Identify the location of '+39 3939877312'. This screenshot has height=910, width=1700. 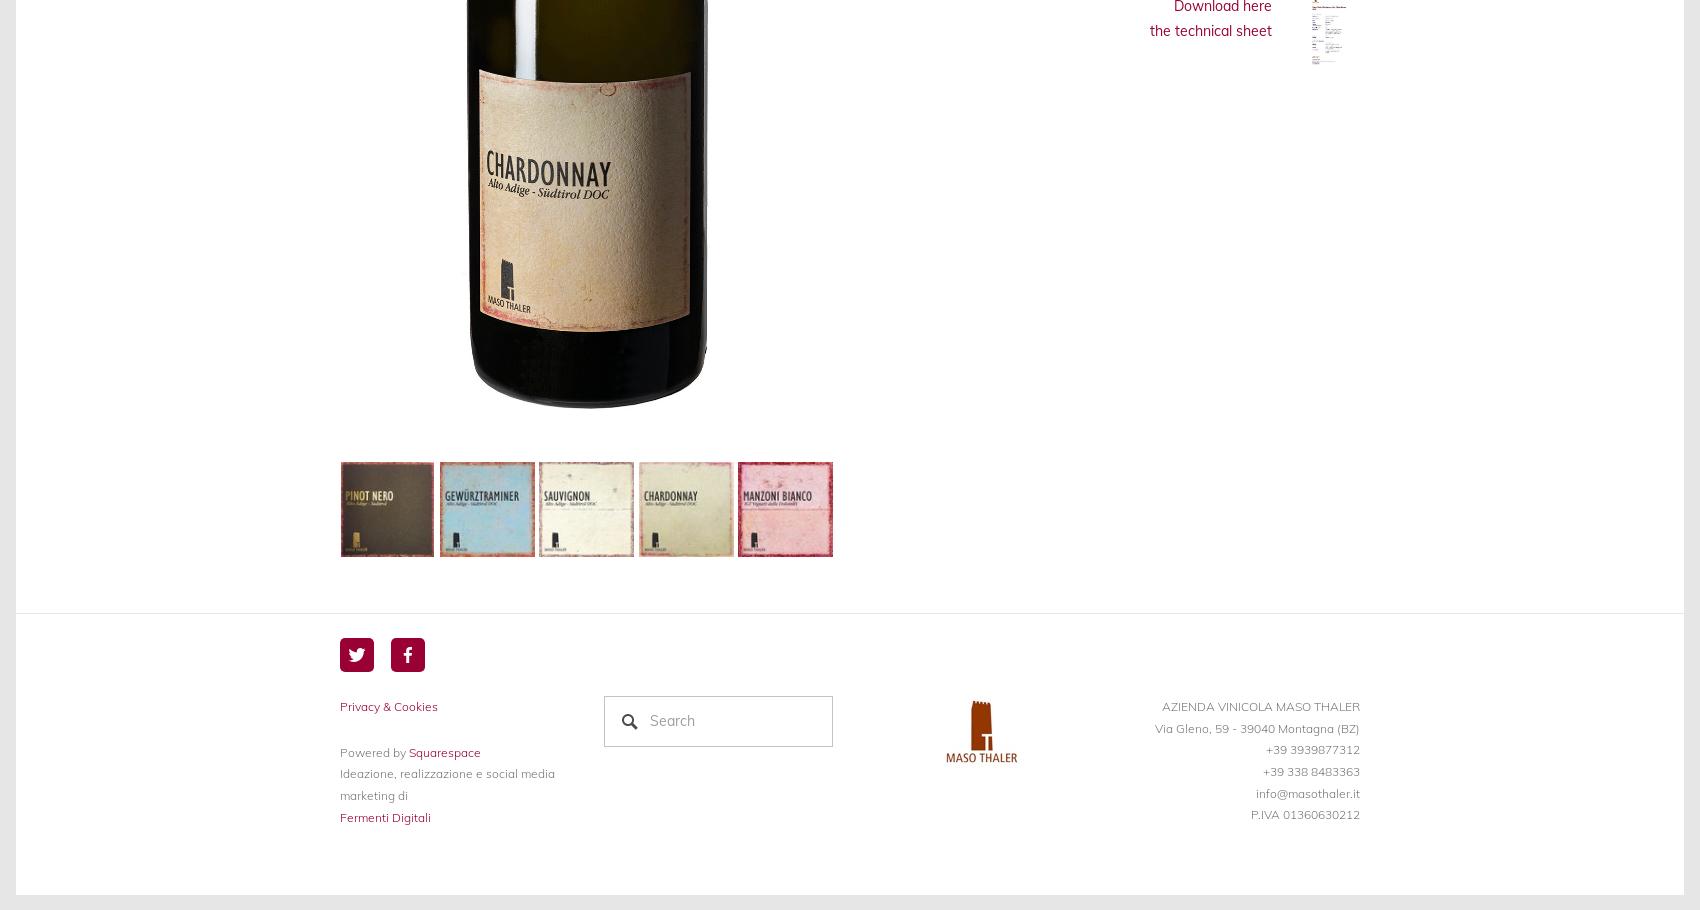
(1313, 749).